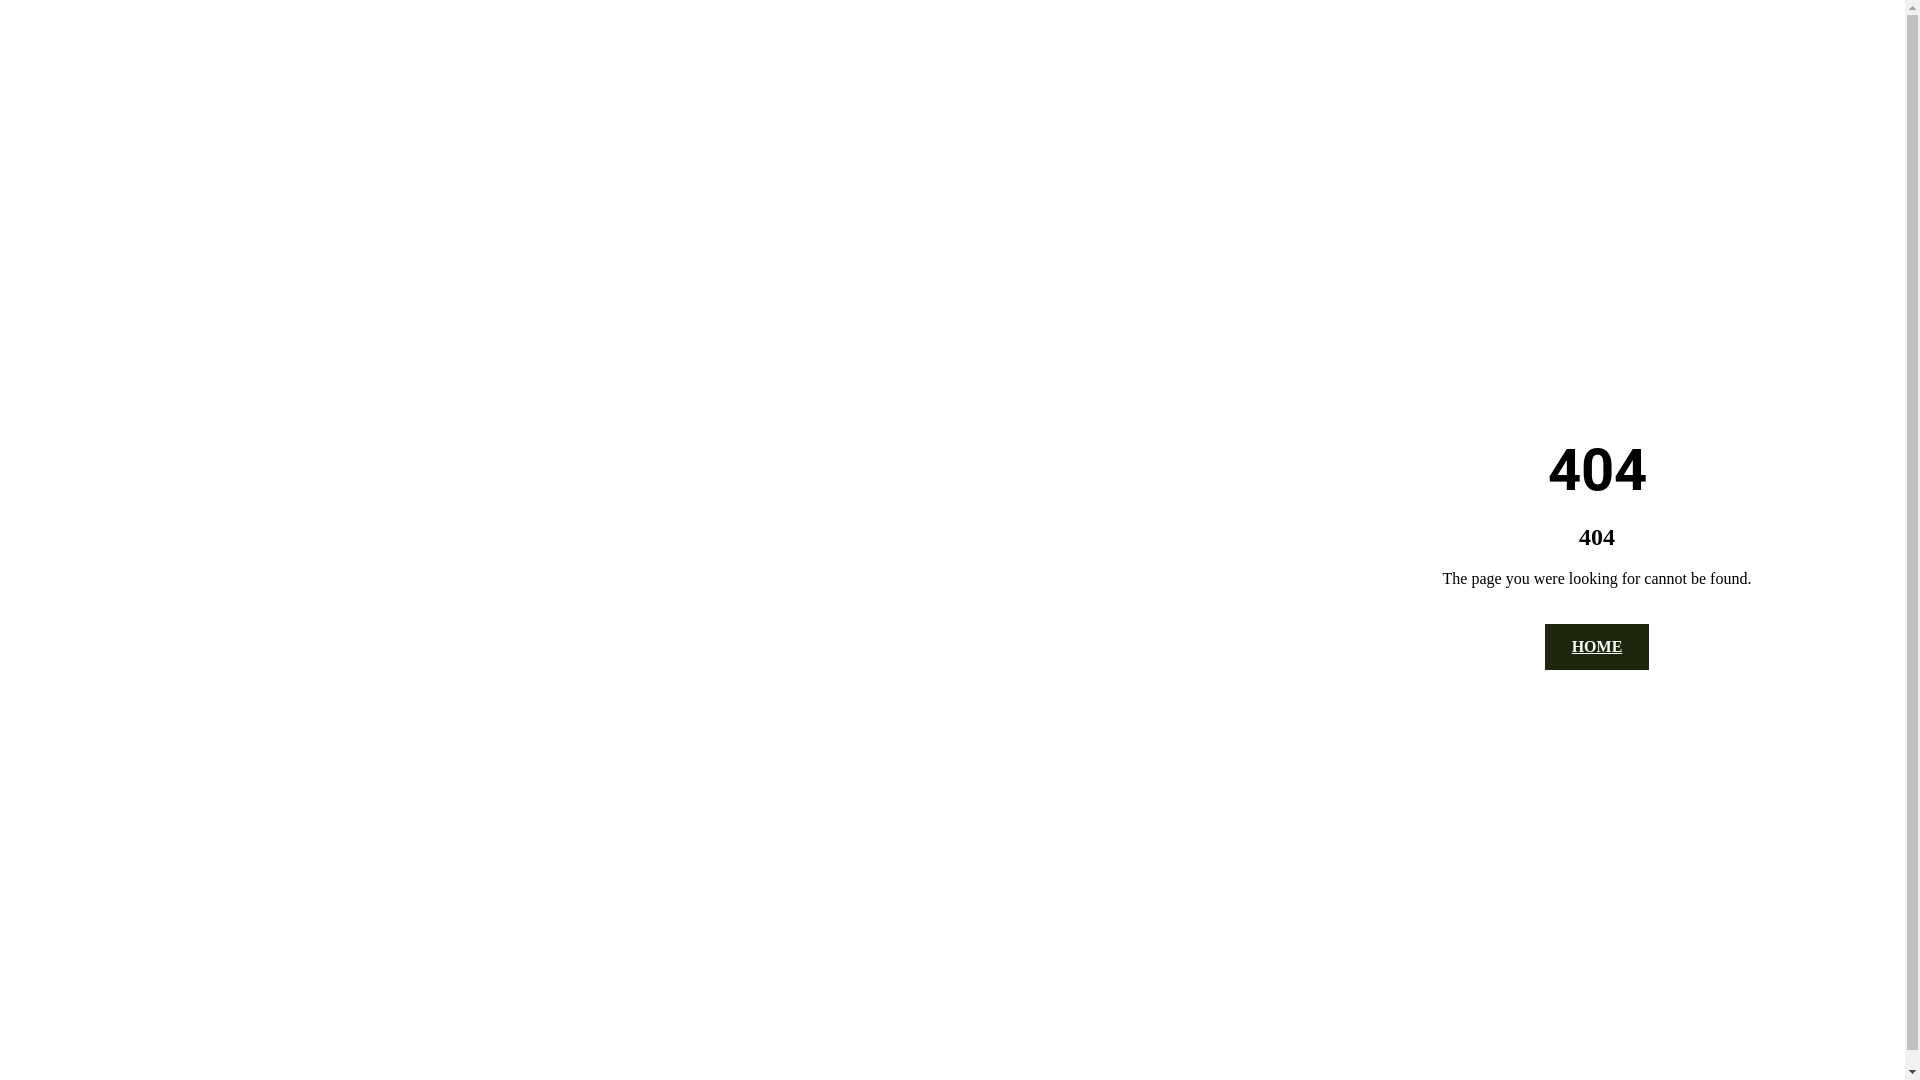  Describe the element at coordinates (1596, 647) in the screenshot. I see `'HOME'` at that location.